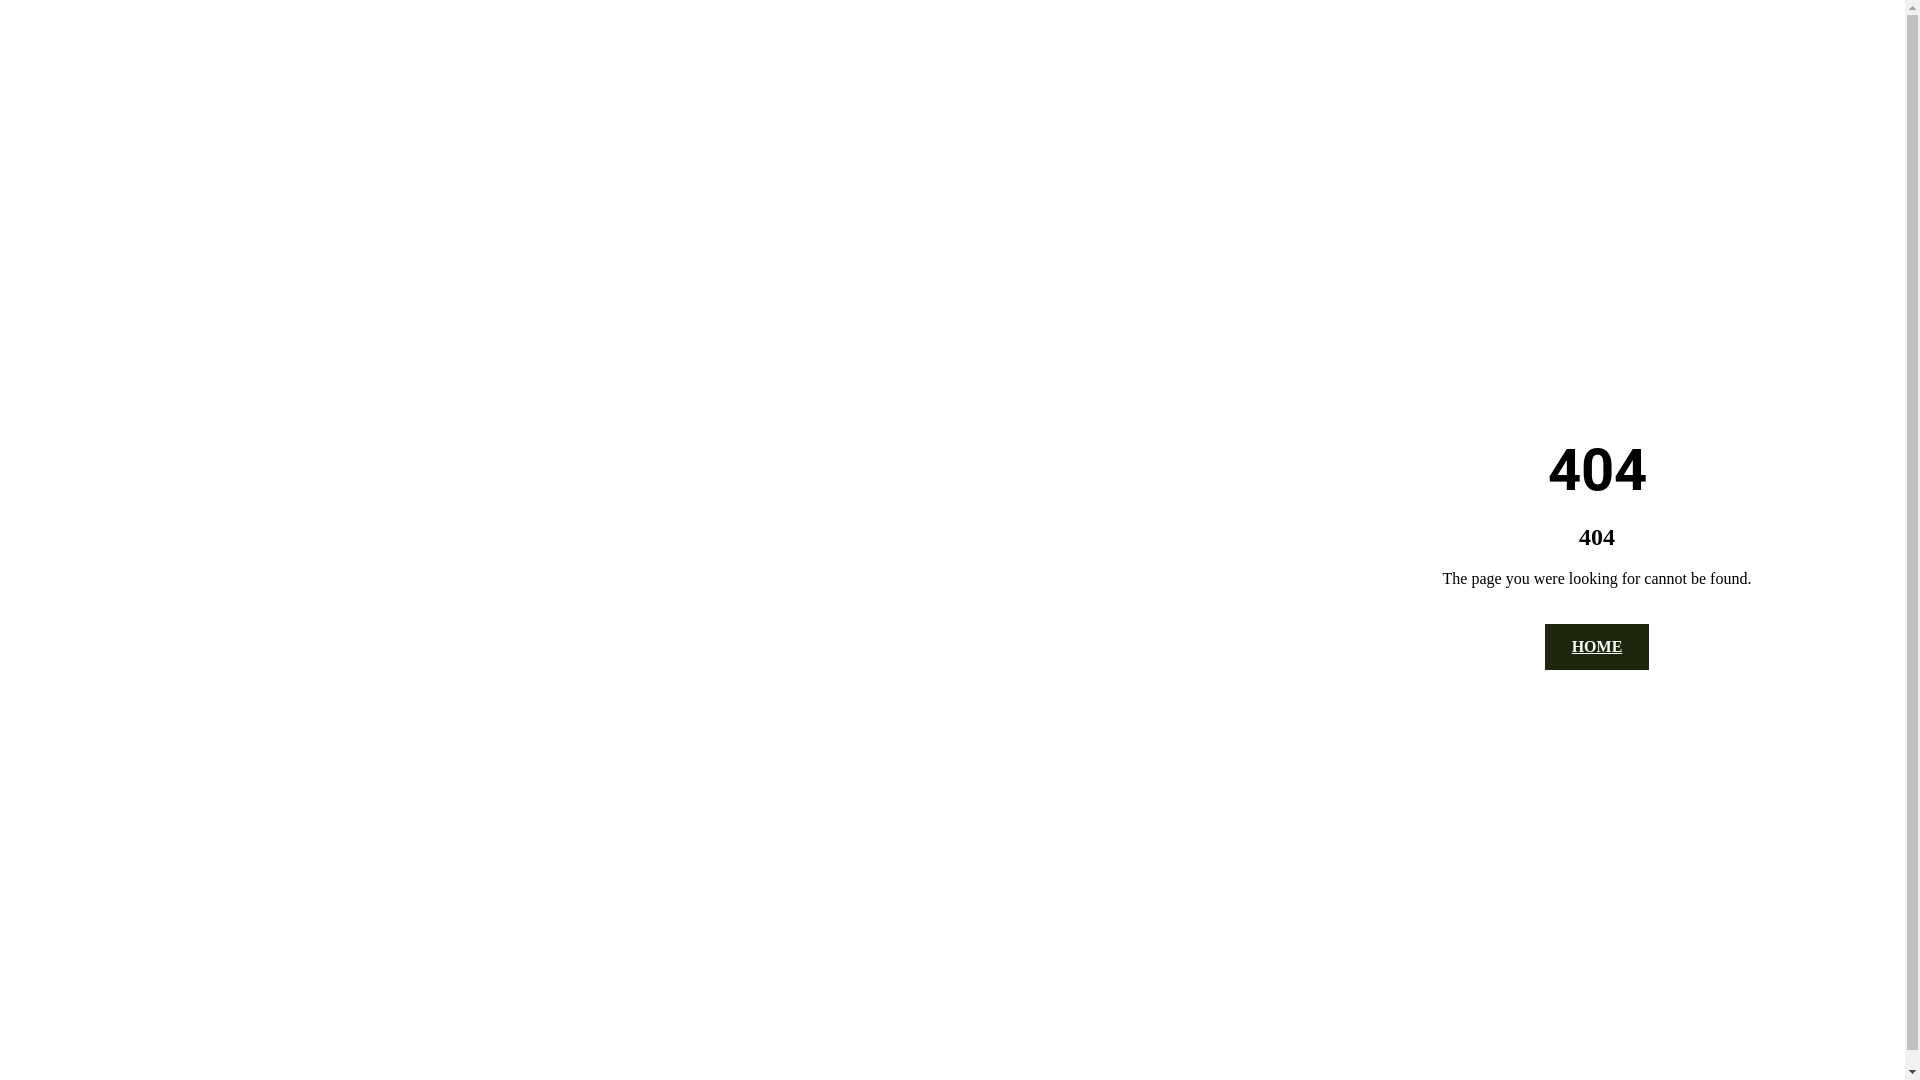  Describe the element at coordinates (1596, 647) in the screenshot. I see `'HOME'` at that location.